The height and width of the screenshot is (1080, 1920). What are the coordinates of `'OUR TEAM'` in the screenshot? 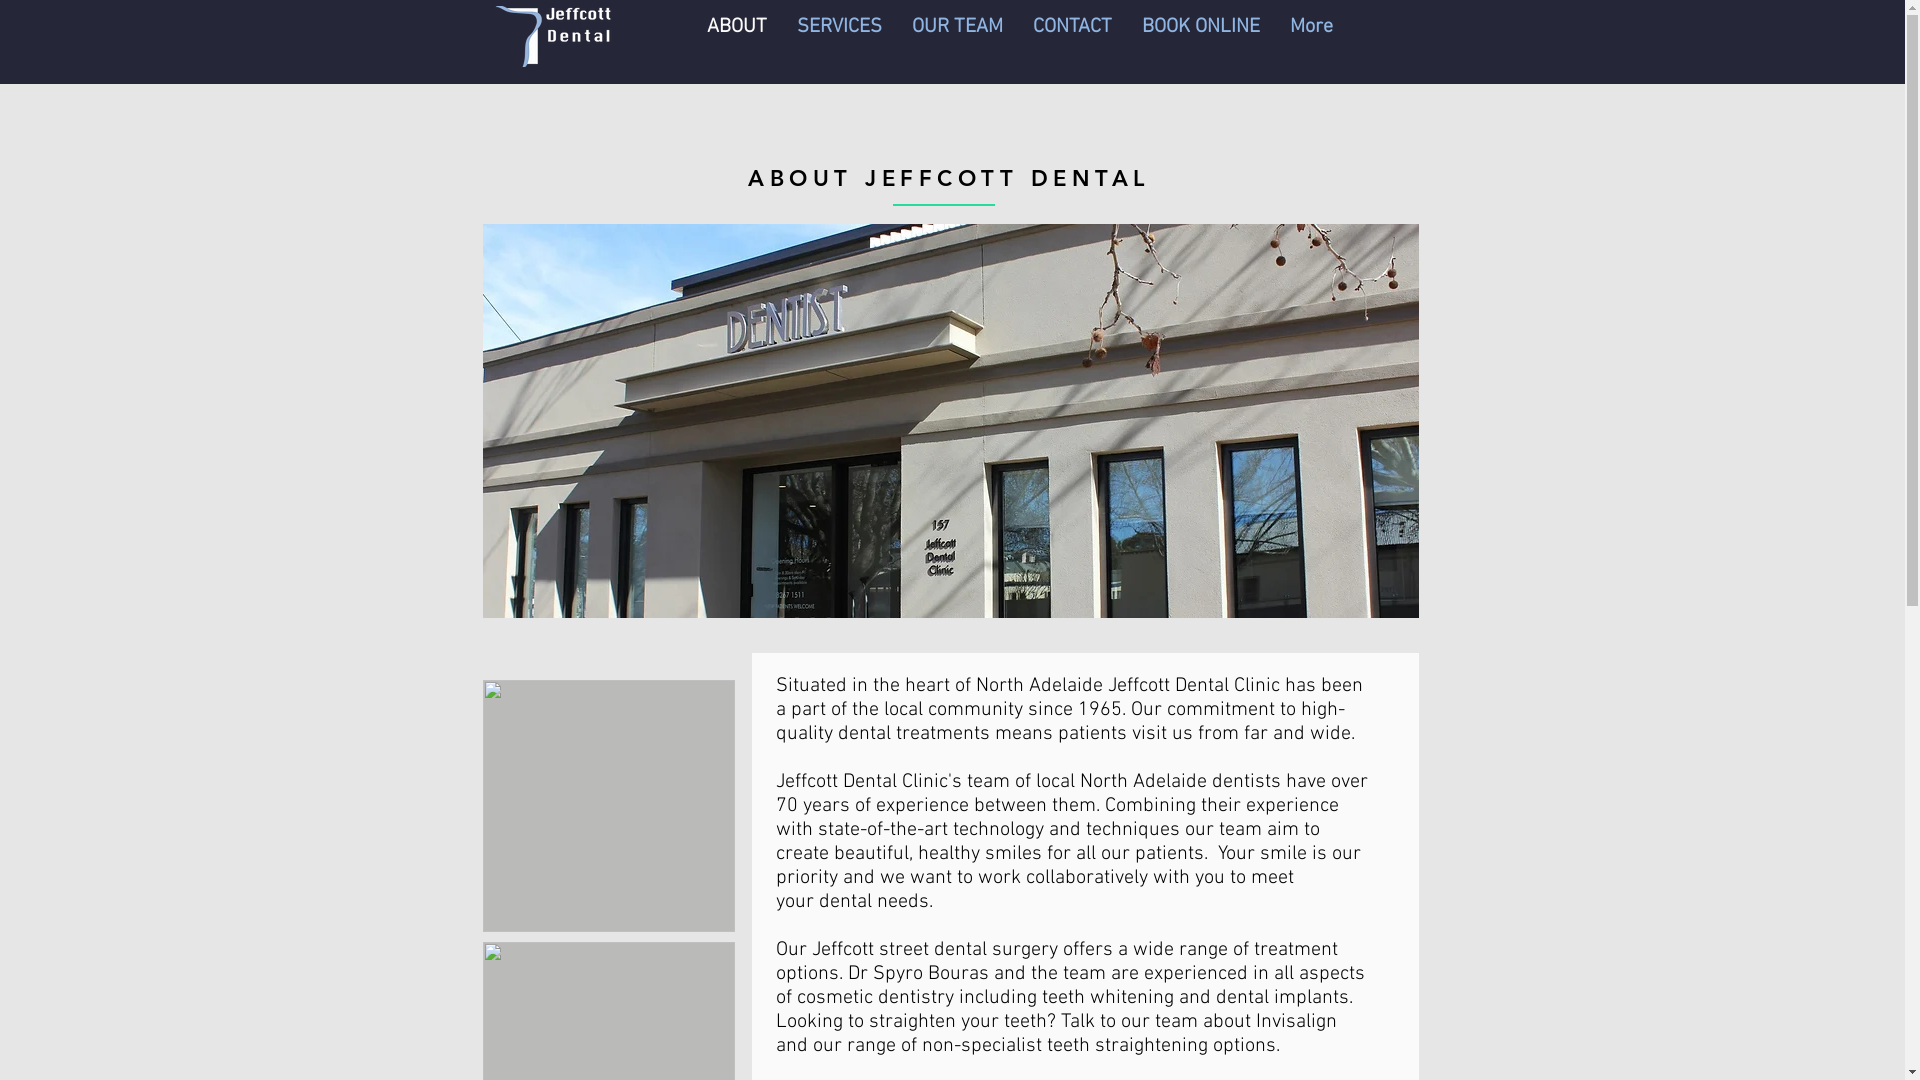 It's located at (895, 36).